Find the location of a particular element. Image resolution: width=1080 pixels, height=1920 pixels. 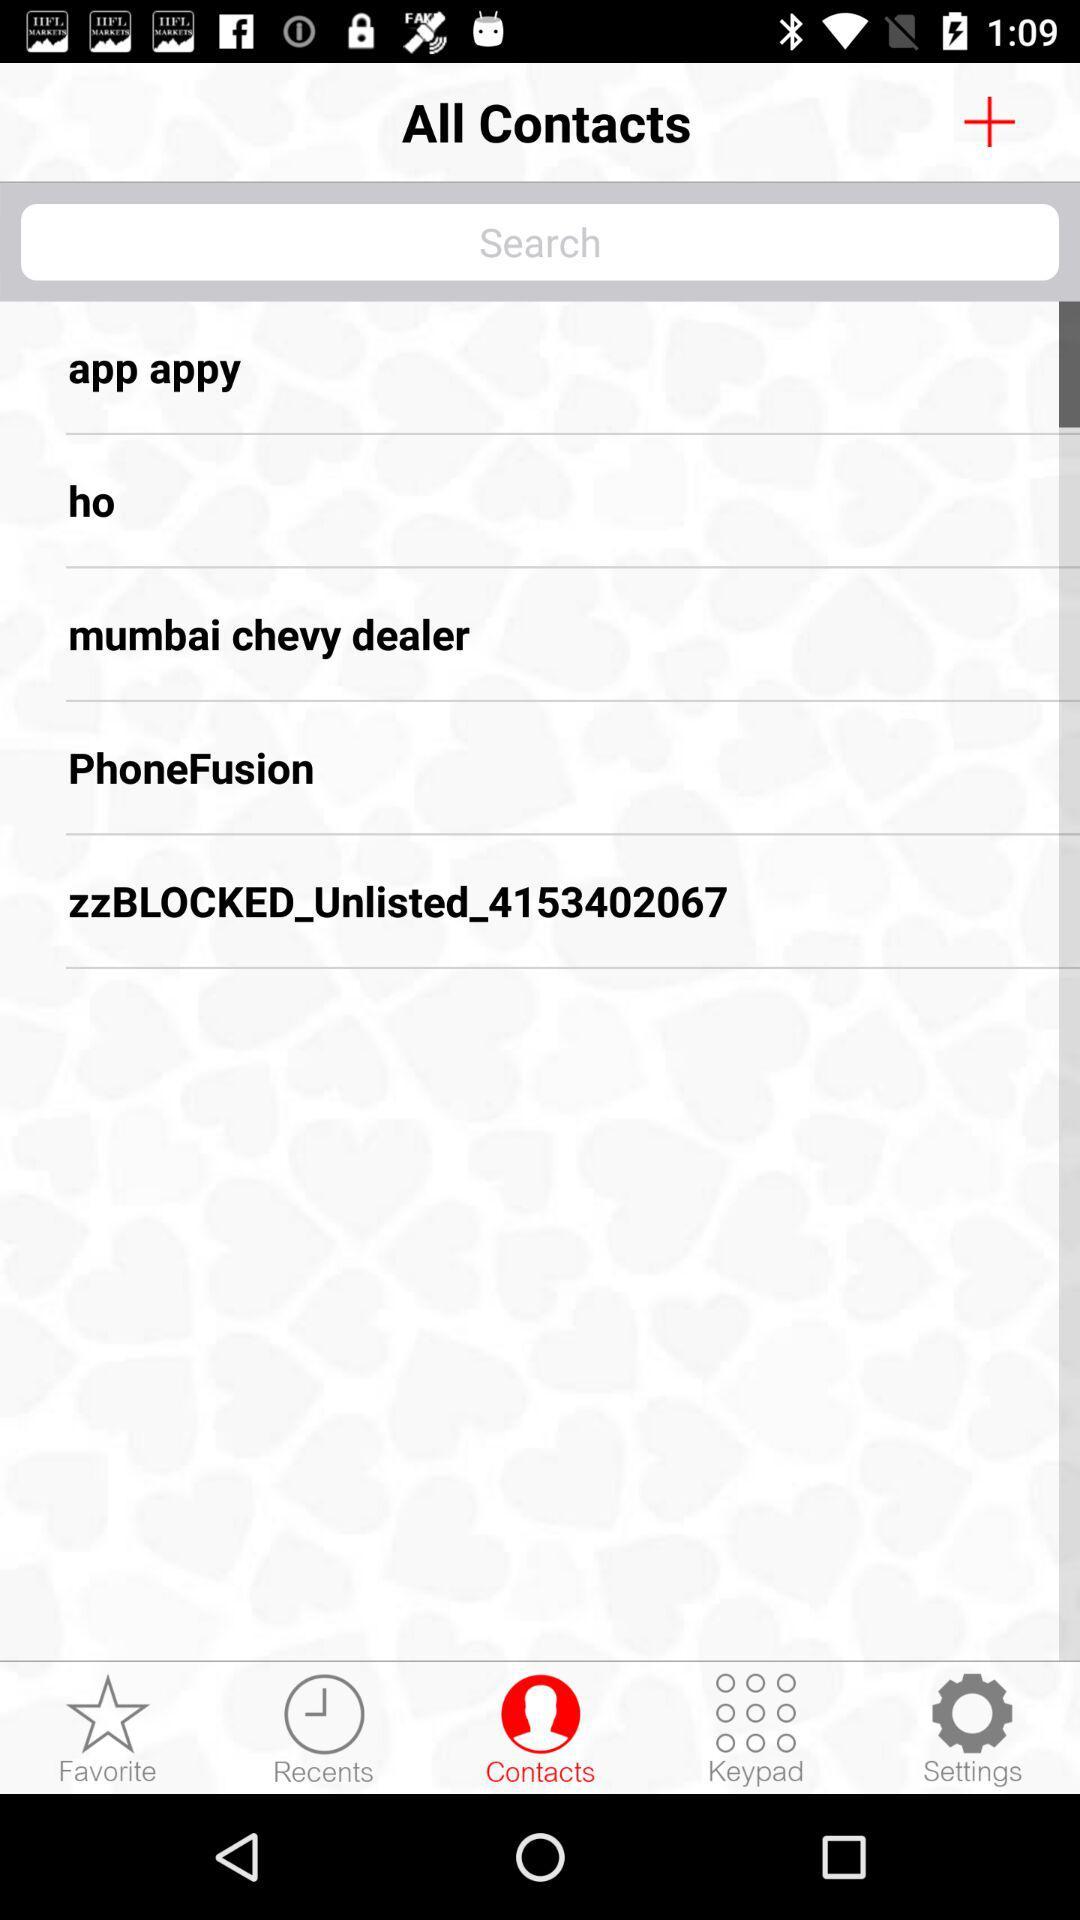

the dialpad icon is located at coordinates (756, 1728).